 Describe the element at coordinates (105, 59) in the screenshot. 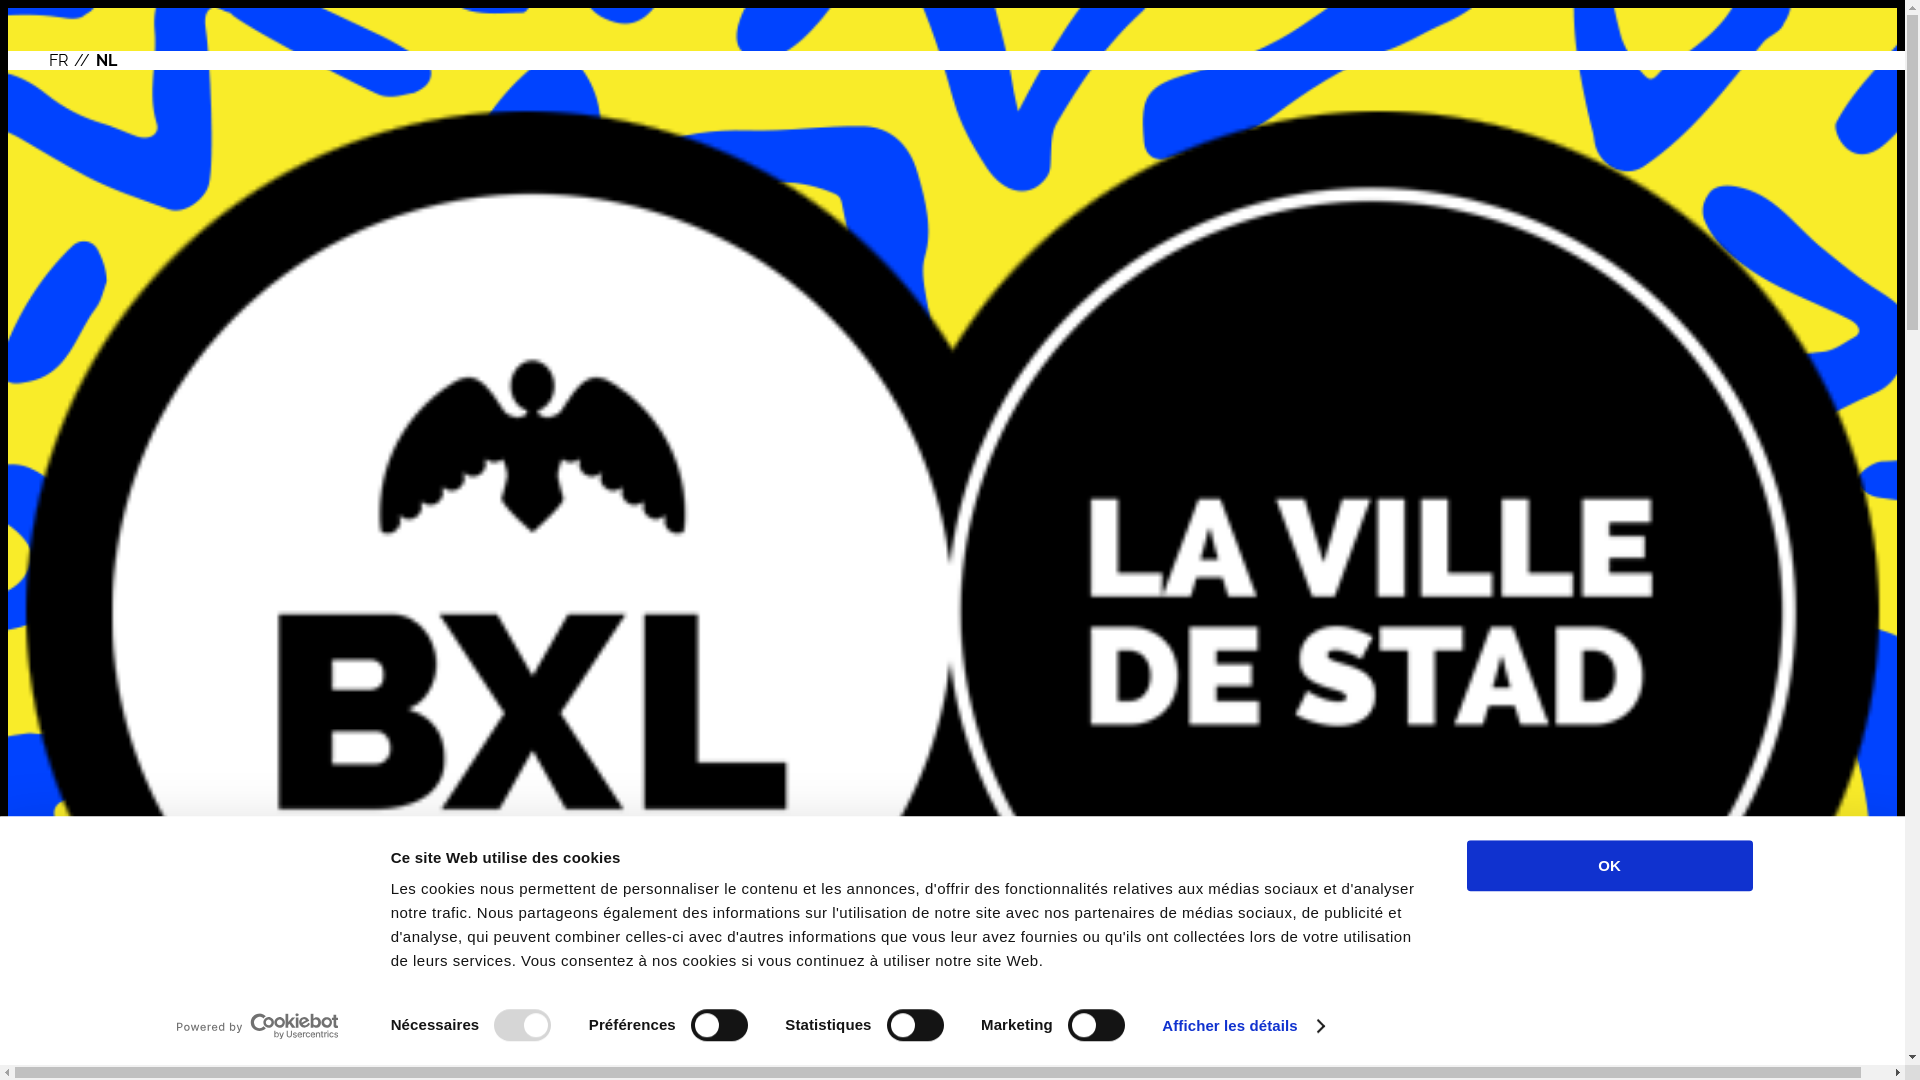

I see `'NL'` at that location.